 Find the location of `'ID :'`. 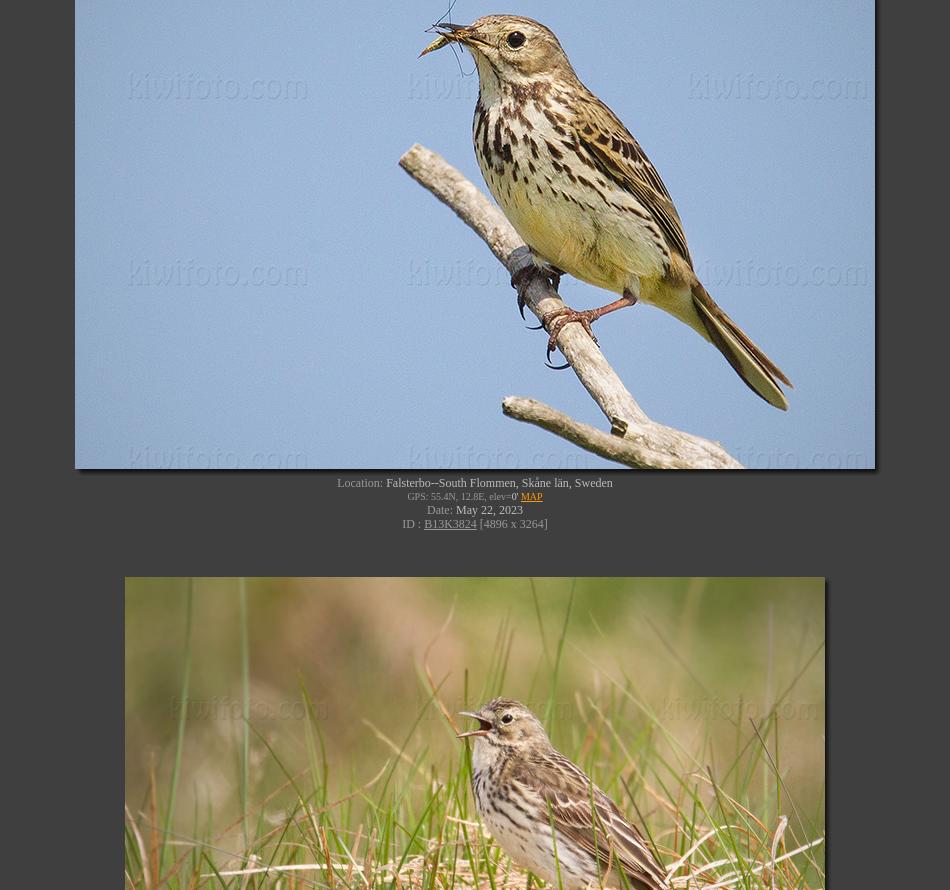

'ID :' is located at coordinates (401, 521).